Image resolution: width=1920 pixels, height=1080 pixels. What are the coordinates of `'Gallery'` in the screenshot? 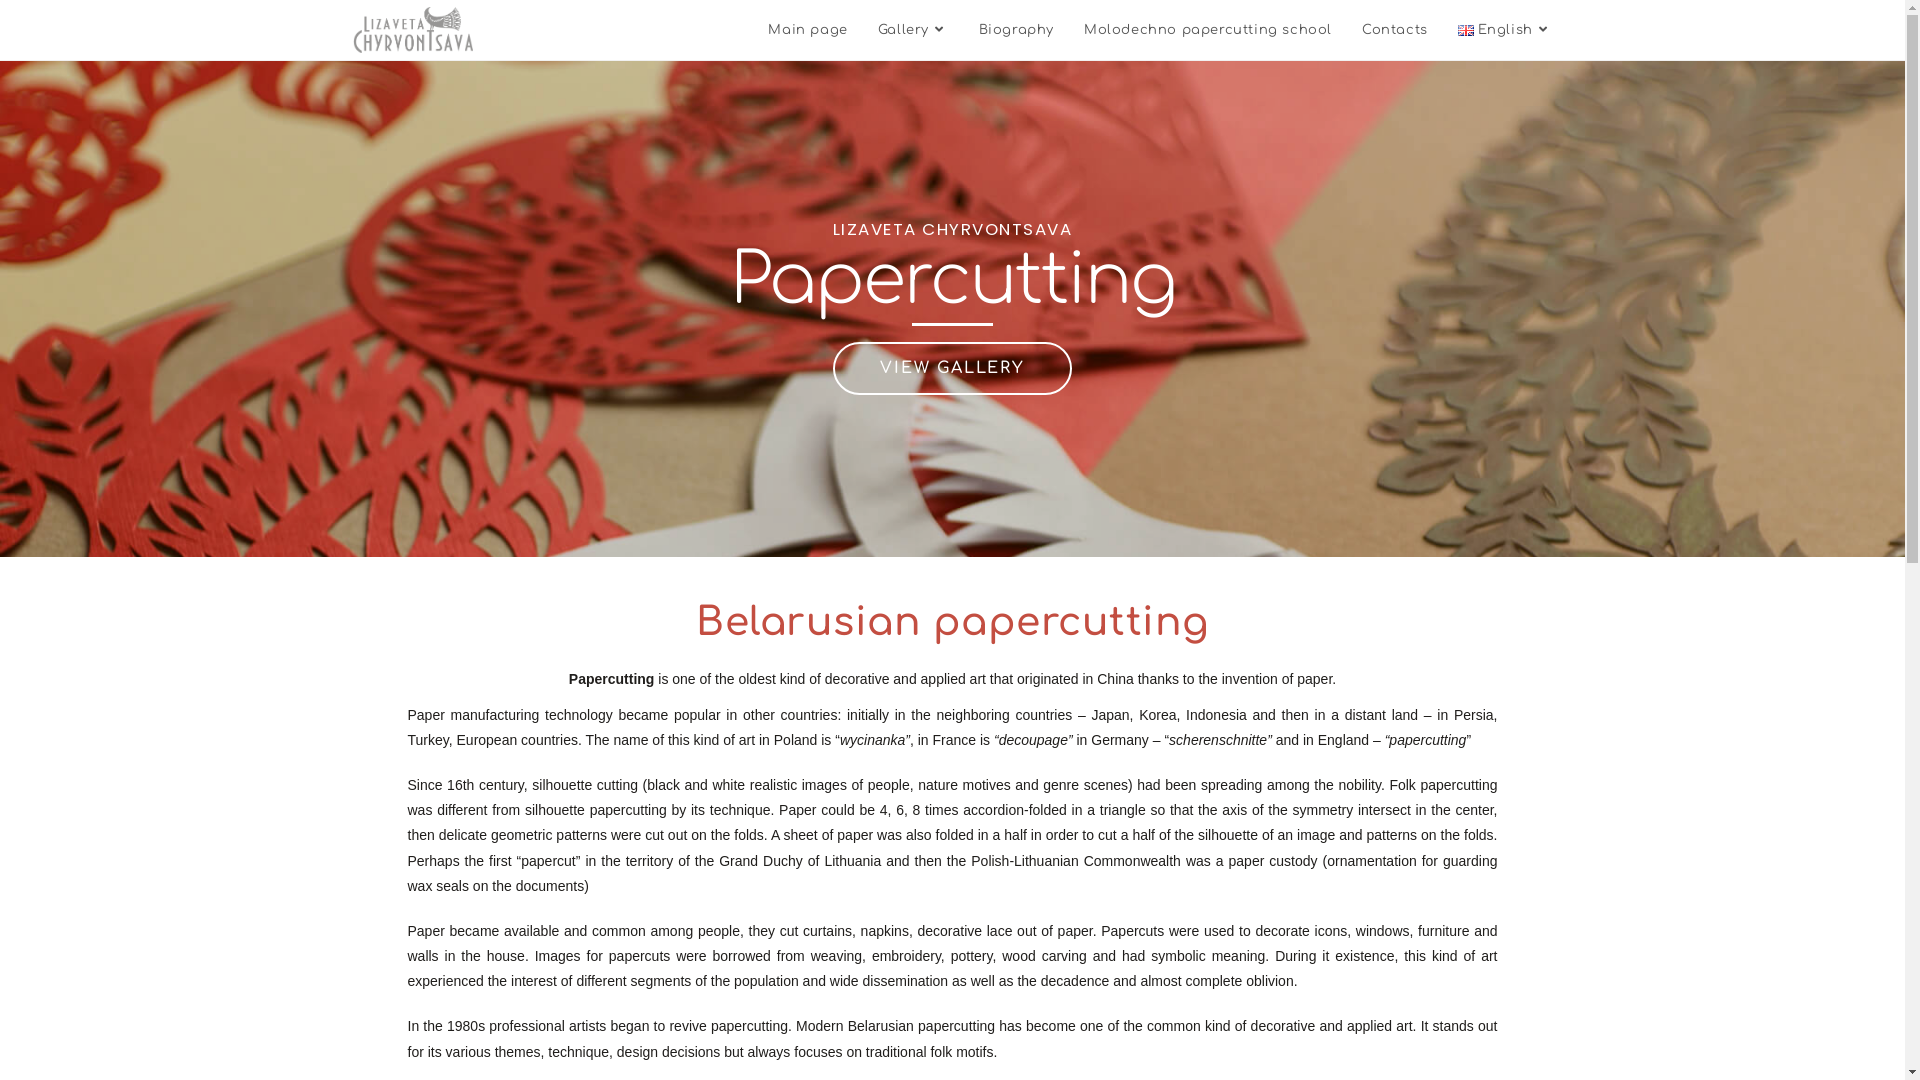 It's located at (912, 30).